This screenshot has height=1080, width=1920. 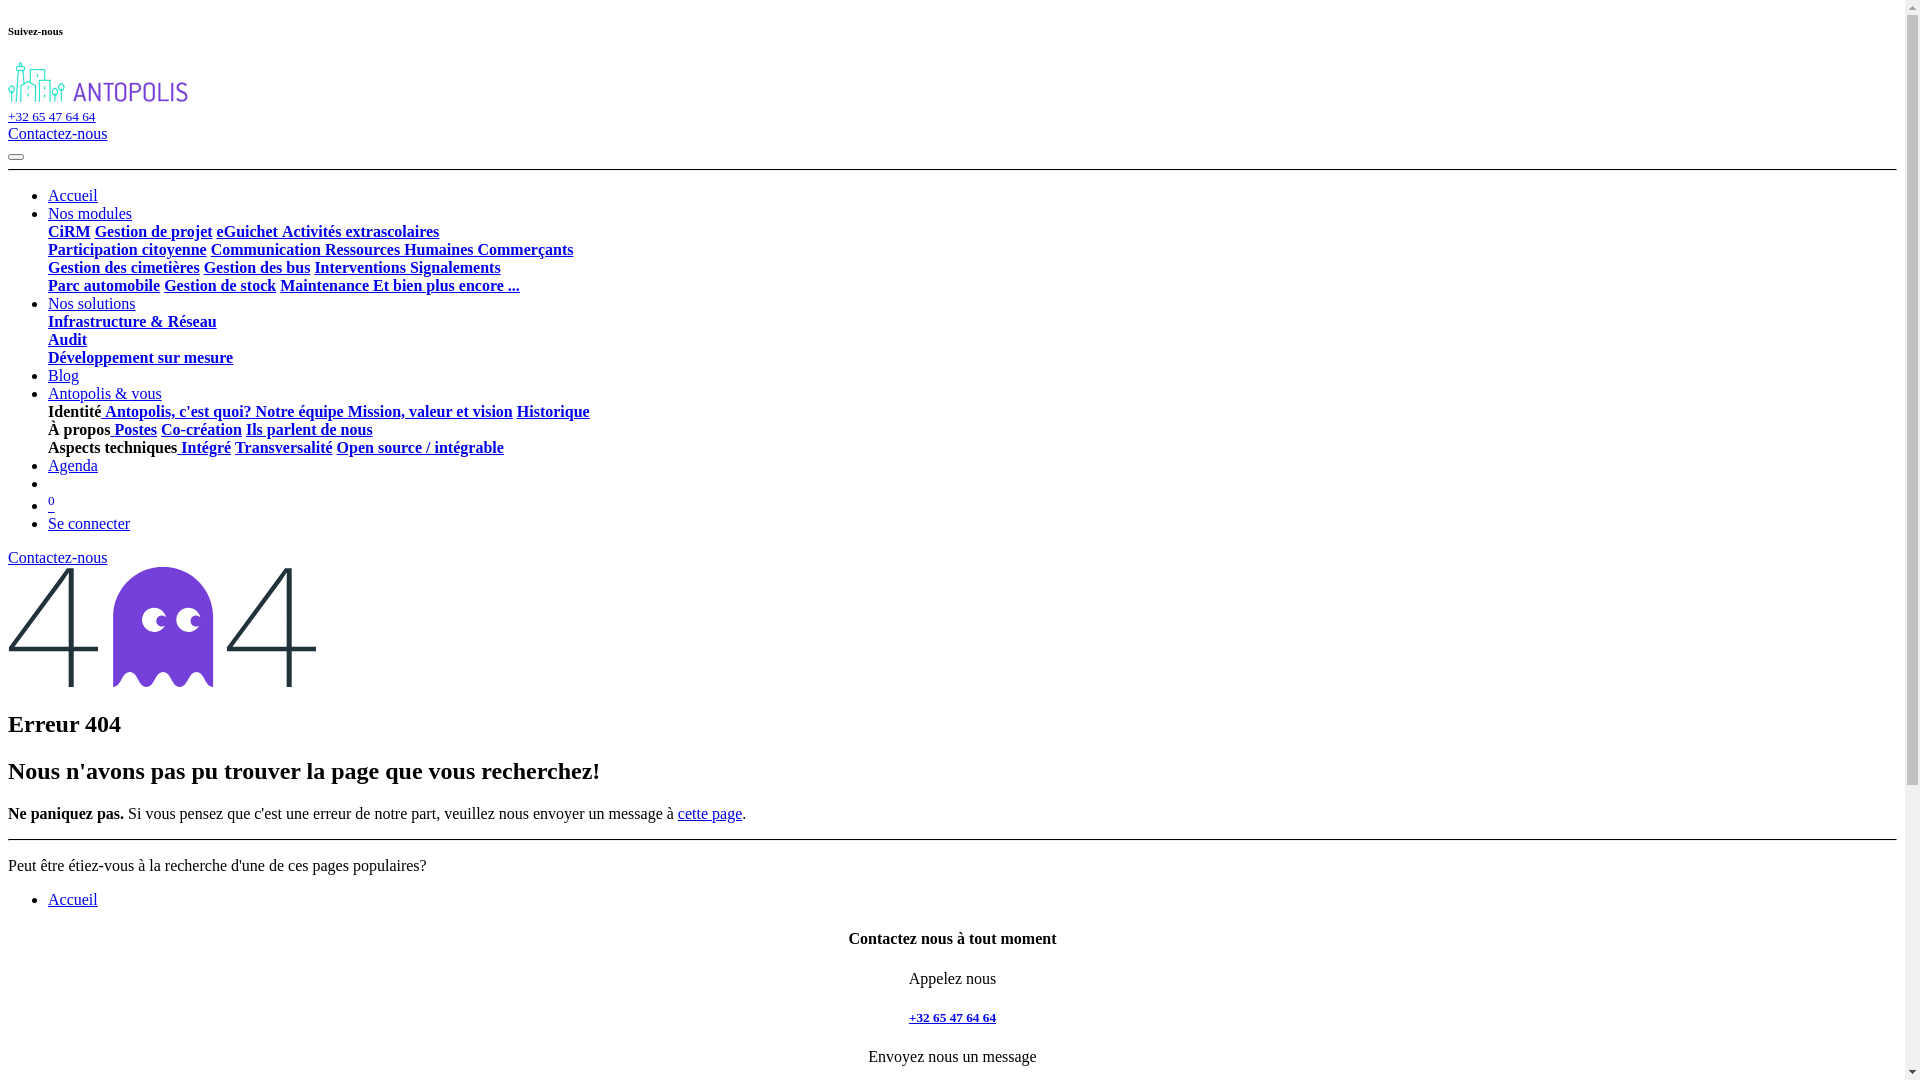 What do you see at coordinates (308, 428) in the screenshot?
I see `'Ils parlent de nous'` at bounding box center [308, 428].